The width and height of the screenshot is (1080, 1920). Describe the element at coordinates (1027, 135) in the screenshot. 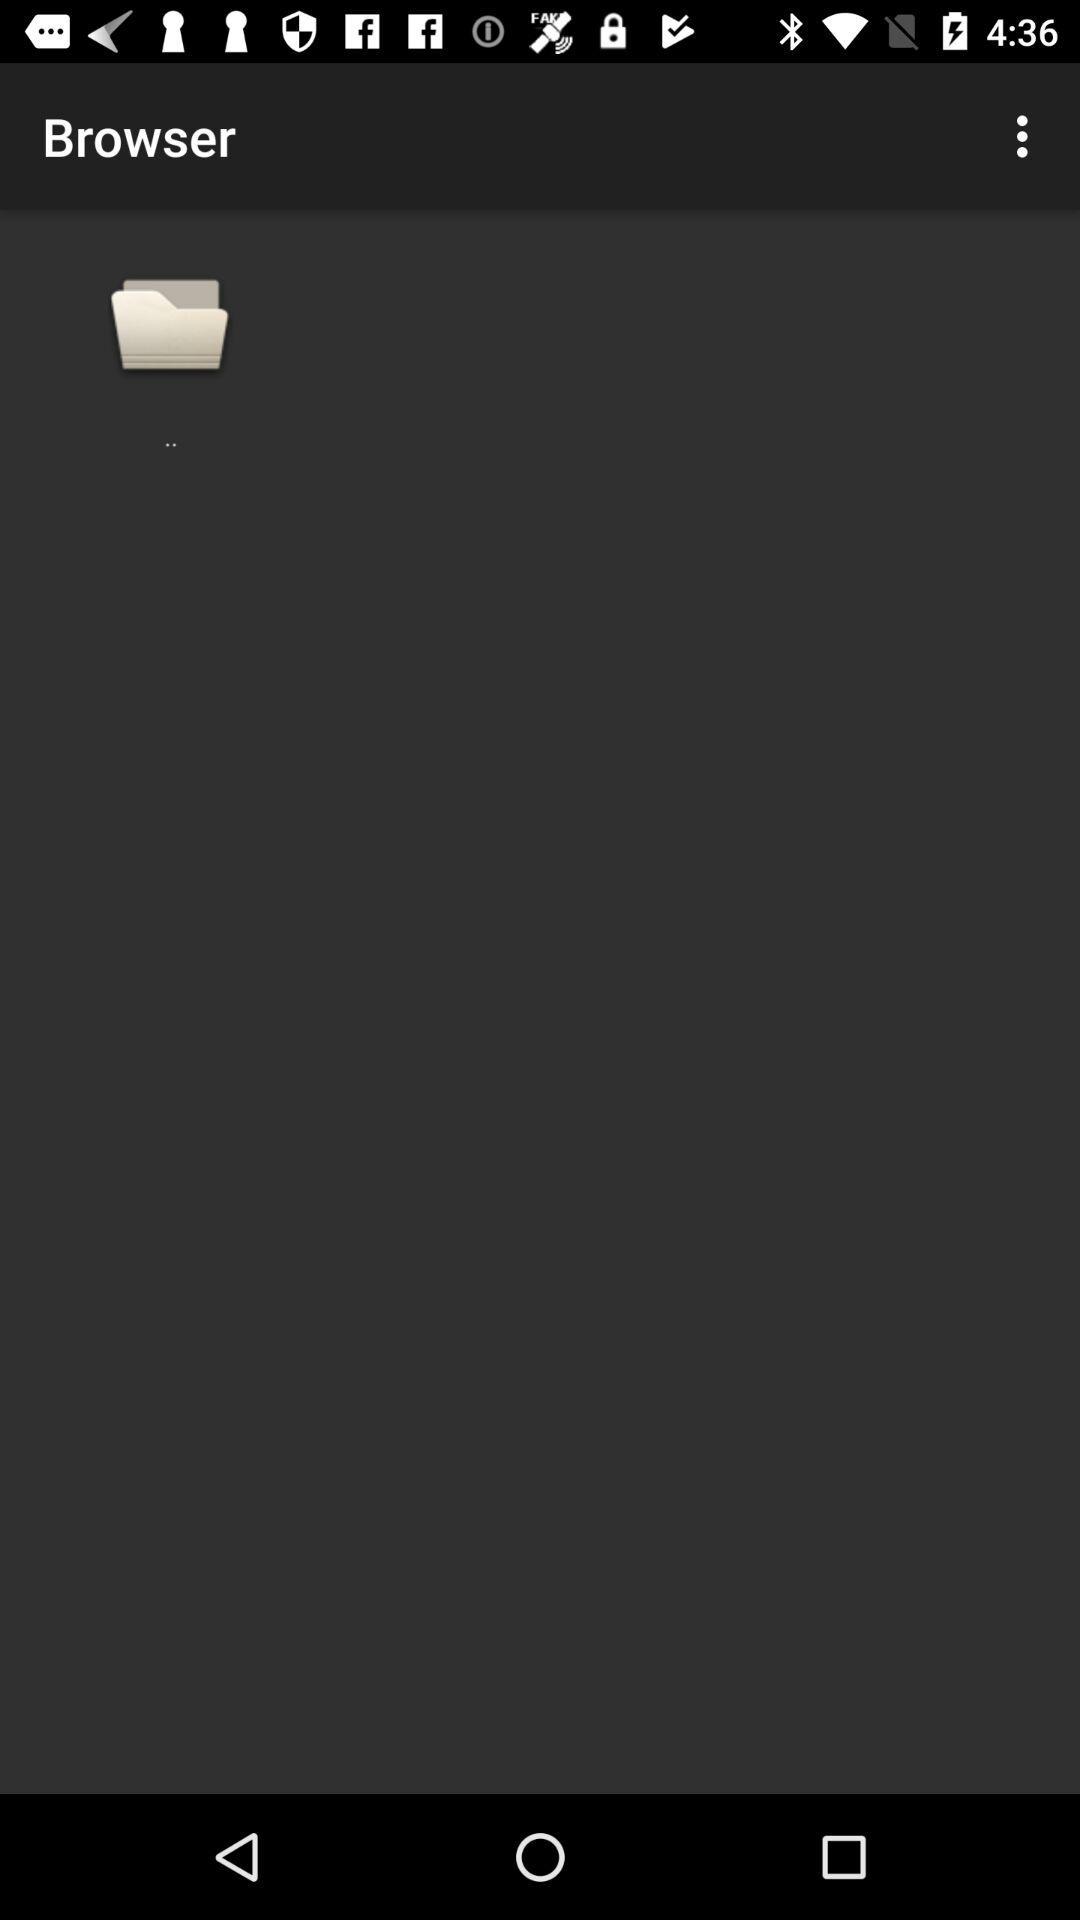

I see `item at the top right corner` at that location.